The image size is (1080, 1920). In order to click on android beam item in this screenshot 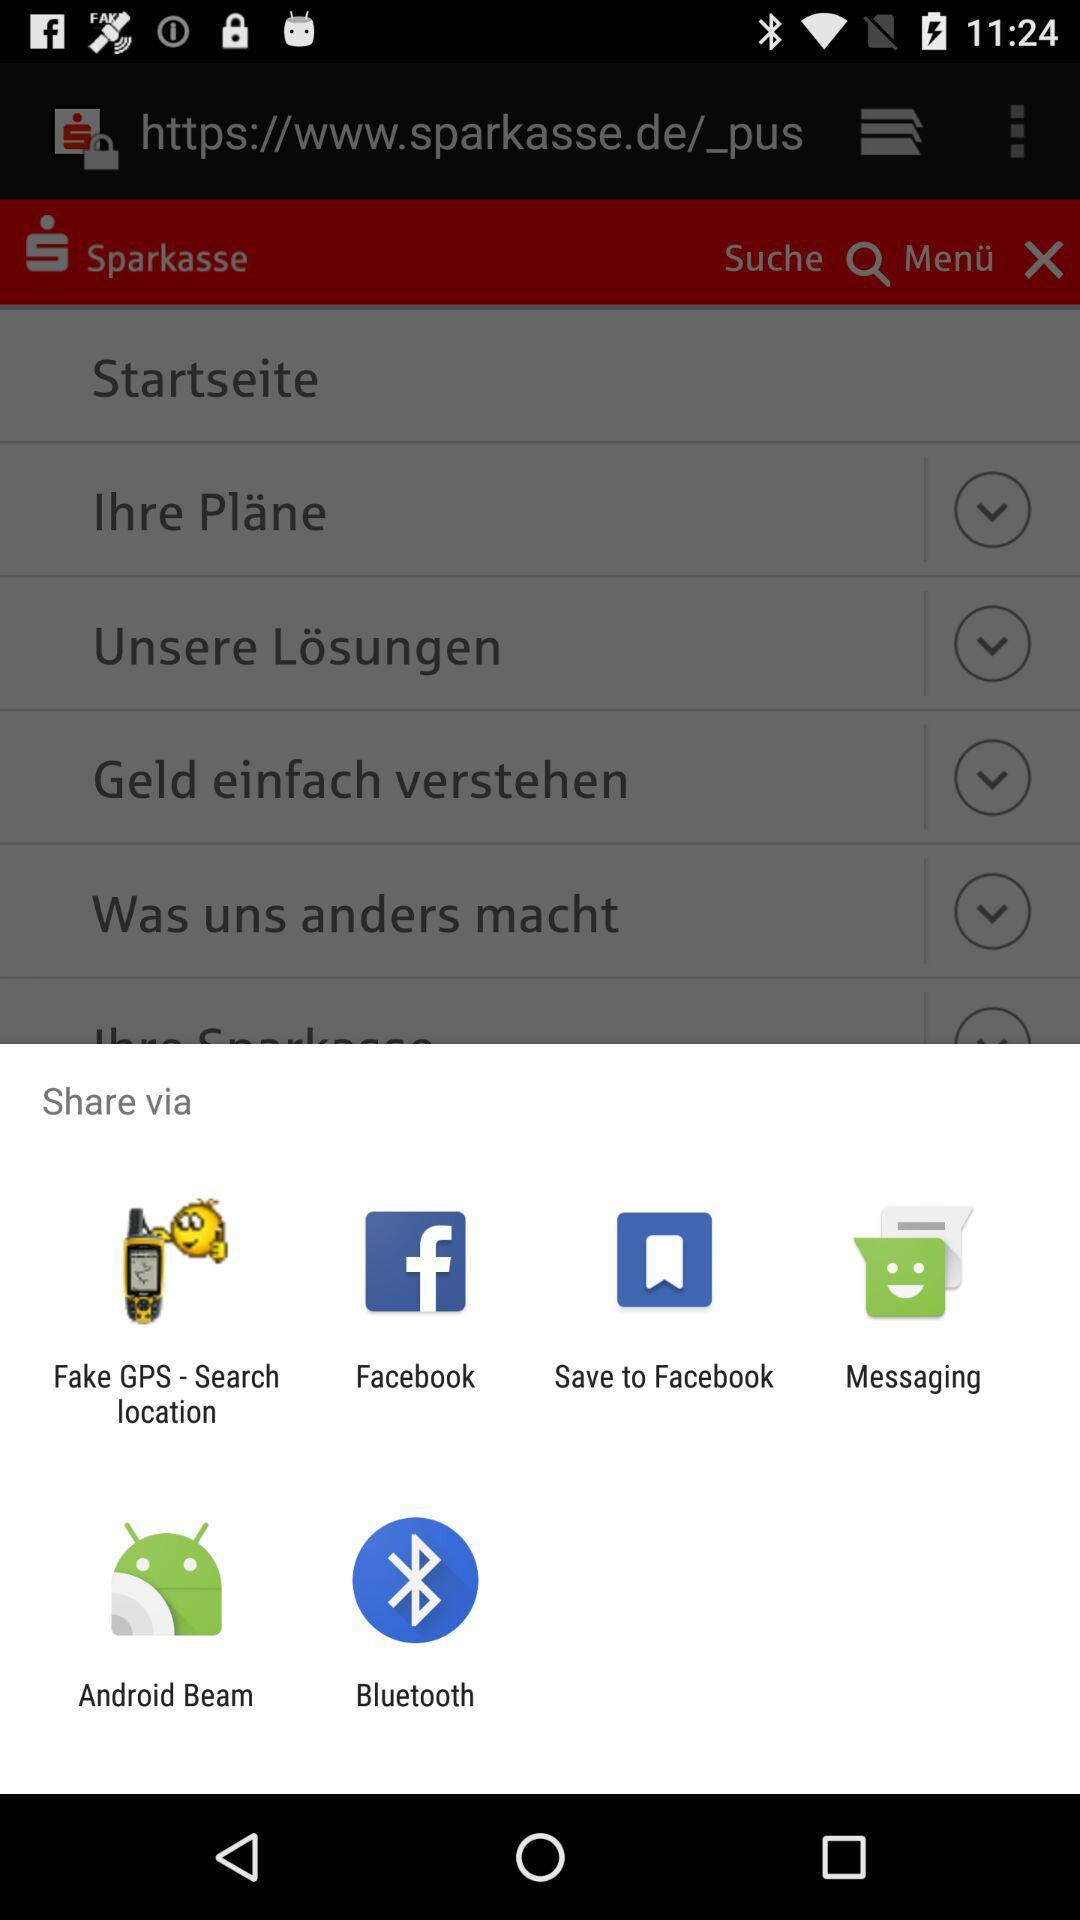, I will do `click(165, 1711)`.